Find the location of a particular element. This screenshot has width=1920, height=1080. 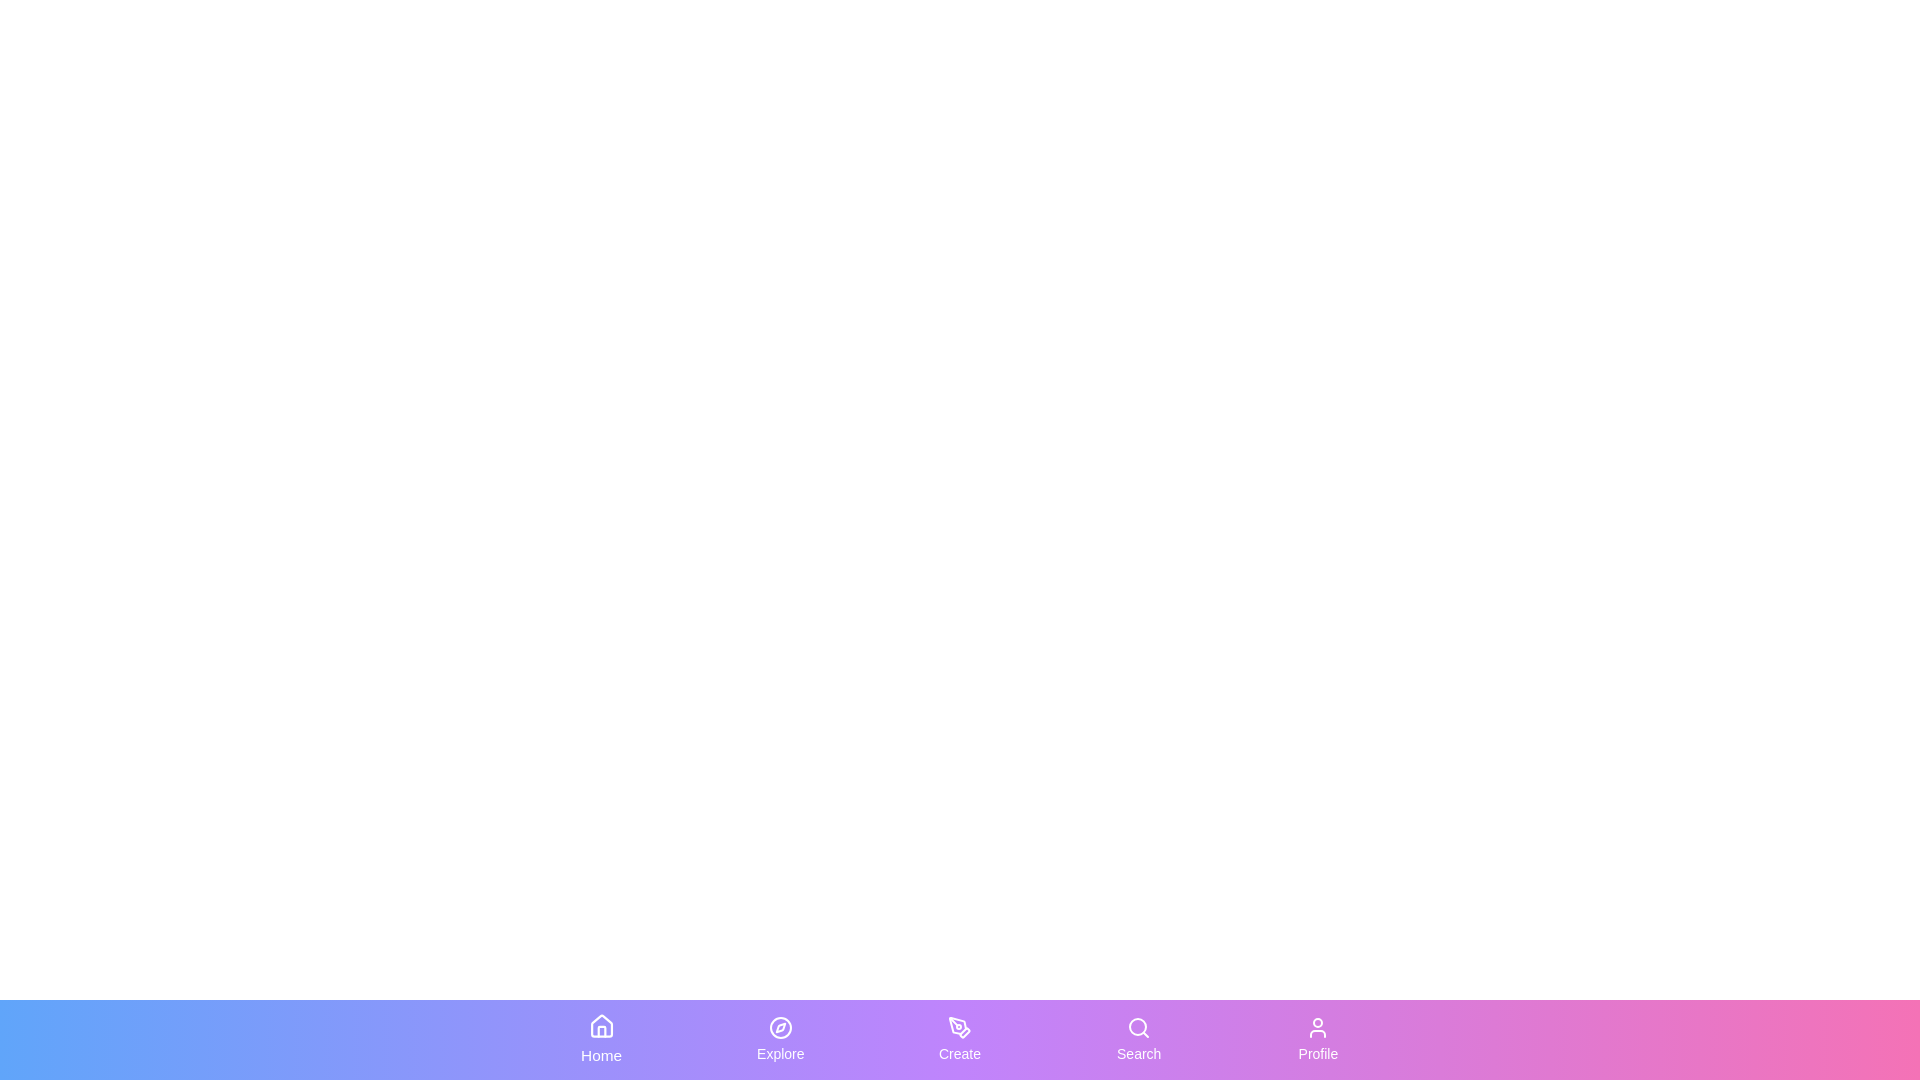

the Profile tab to switch to the corresponding section is located at coordinates (1318, 1039).